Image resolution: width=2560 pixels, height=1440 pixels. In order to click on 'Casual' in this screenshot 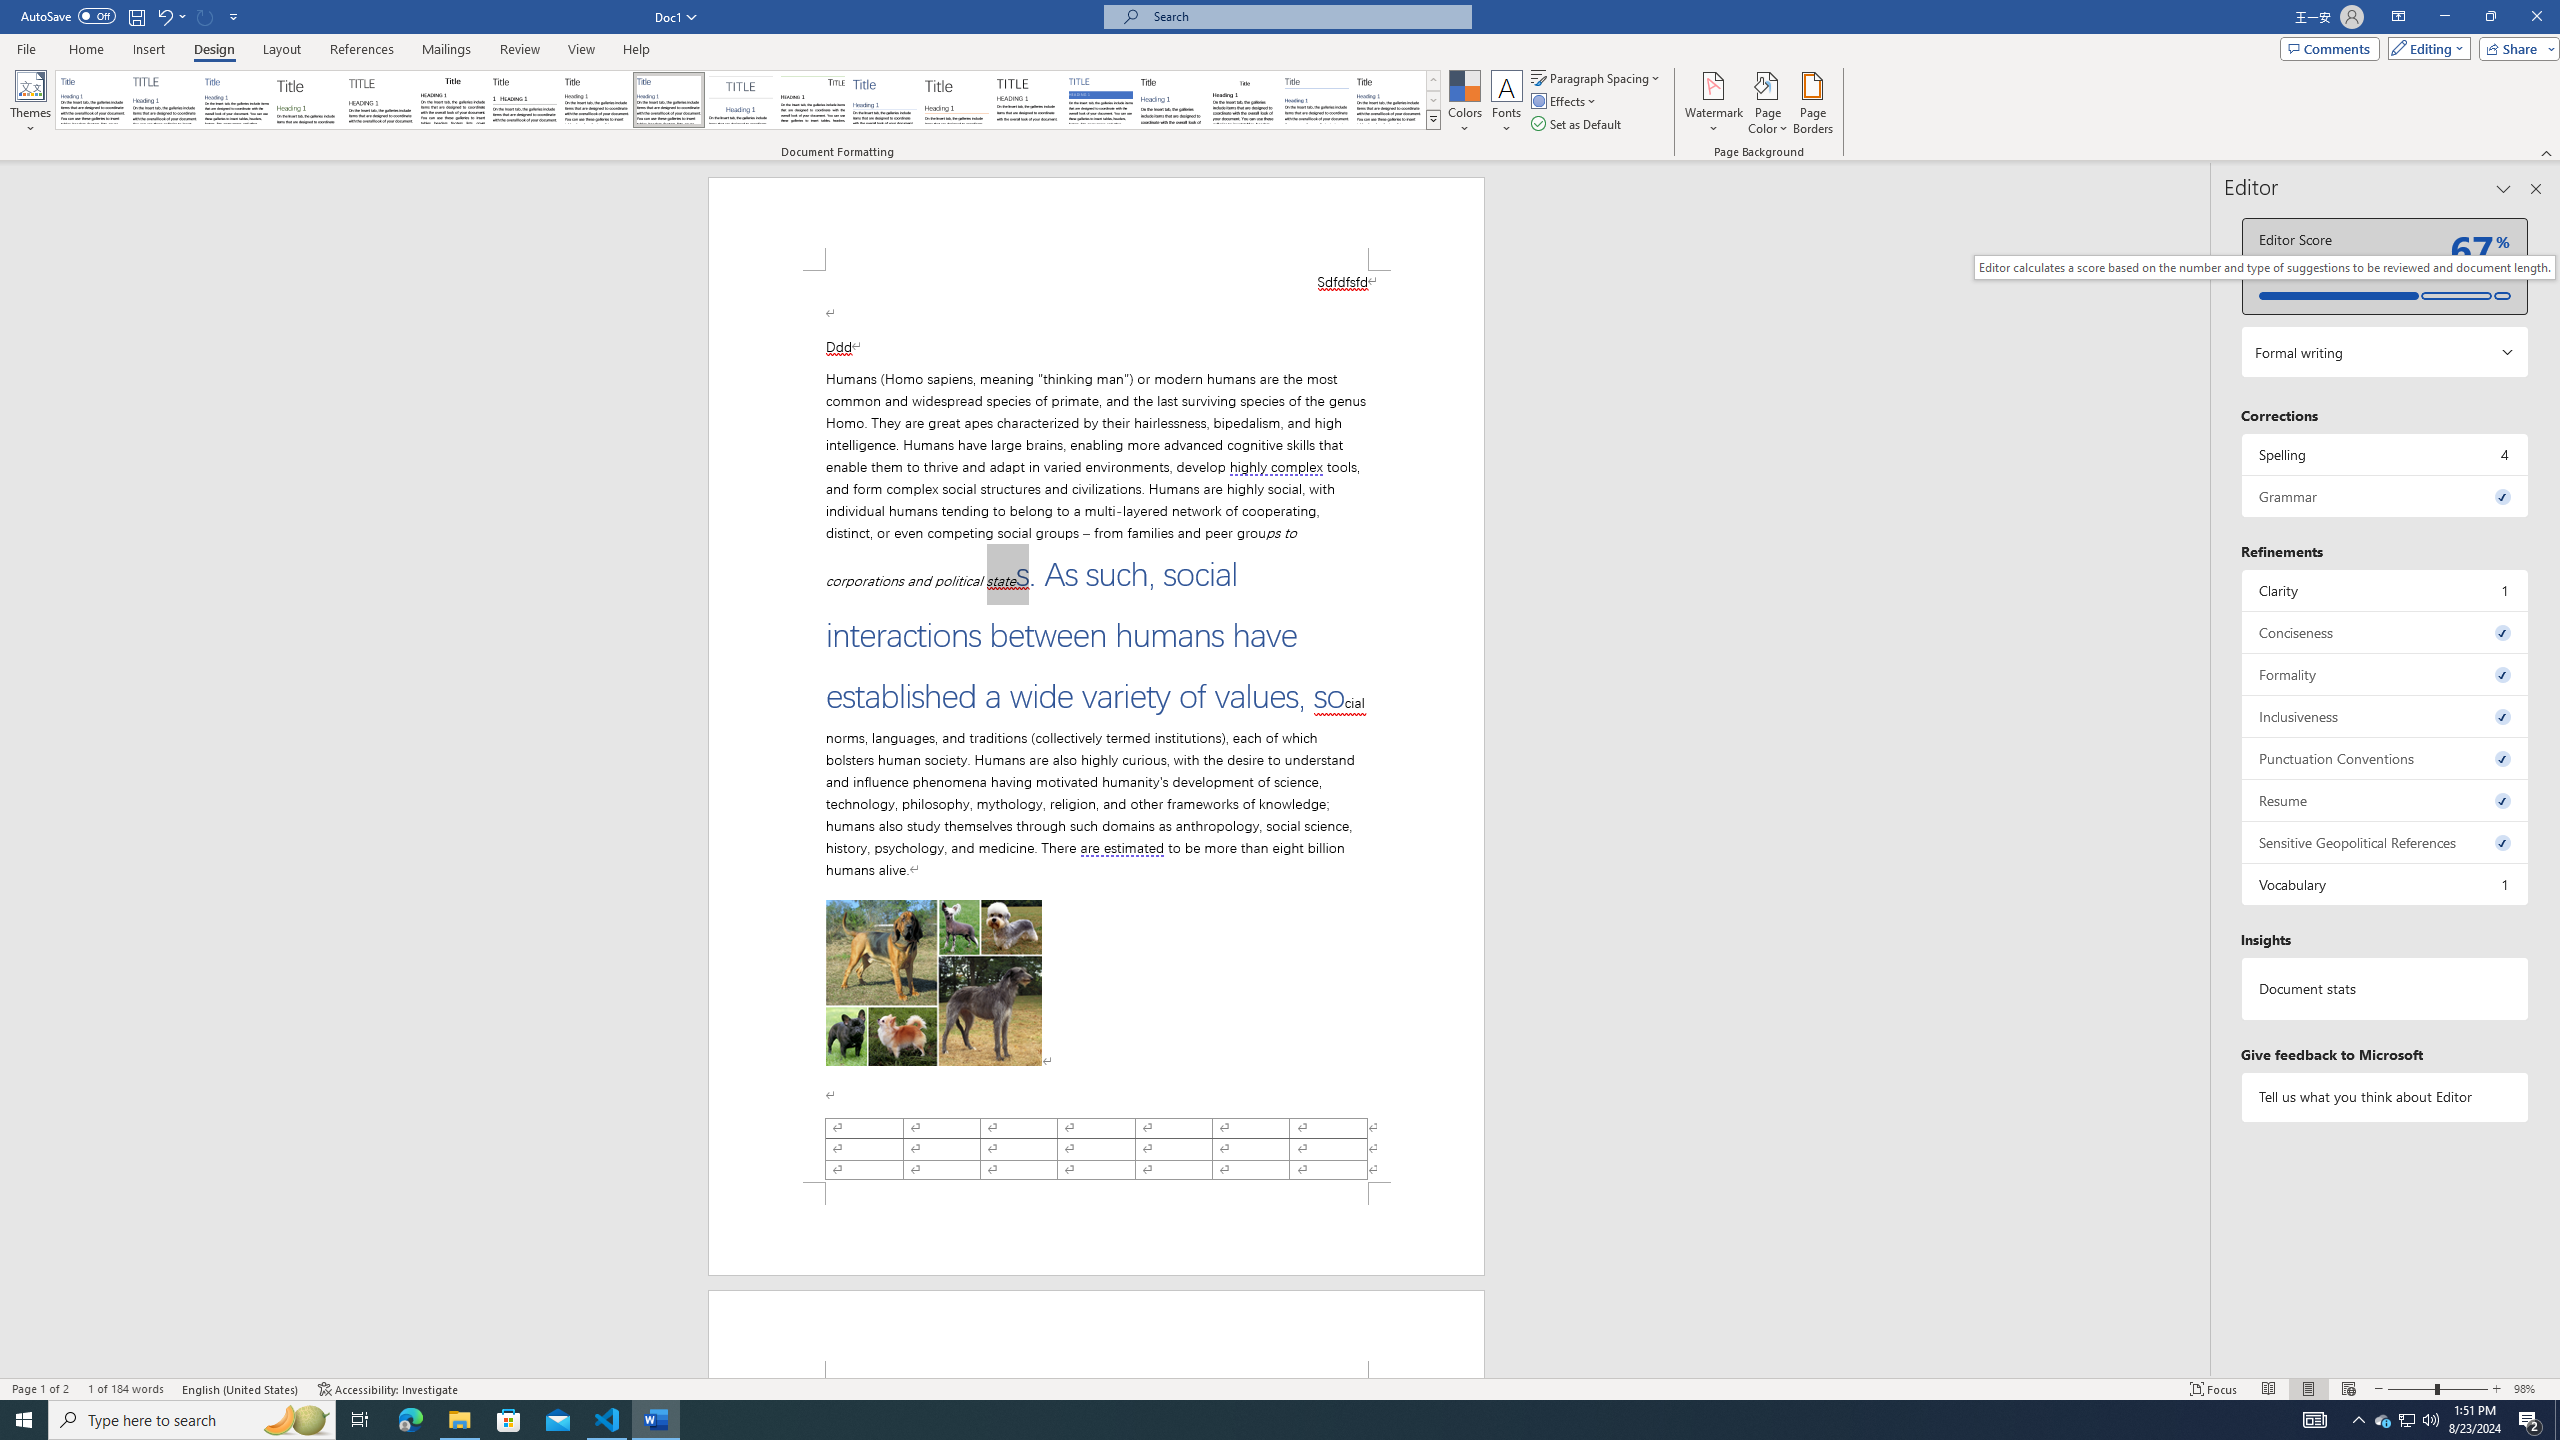, I will do `click(668, 99)`.